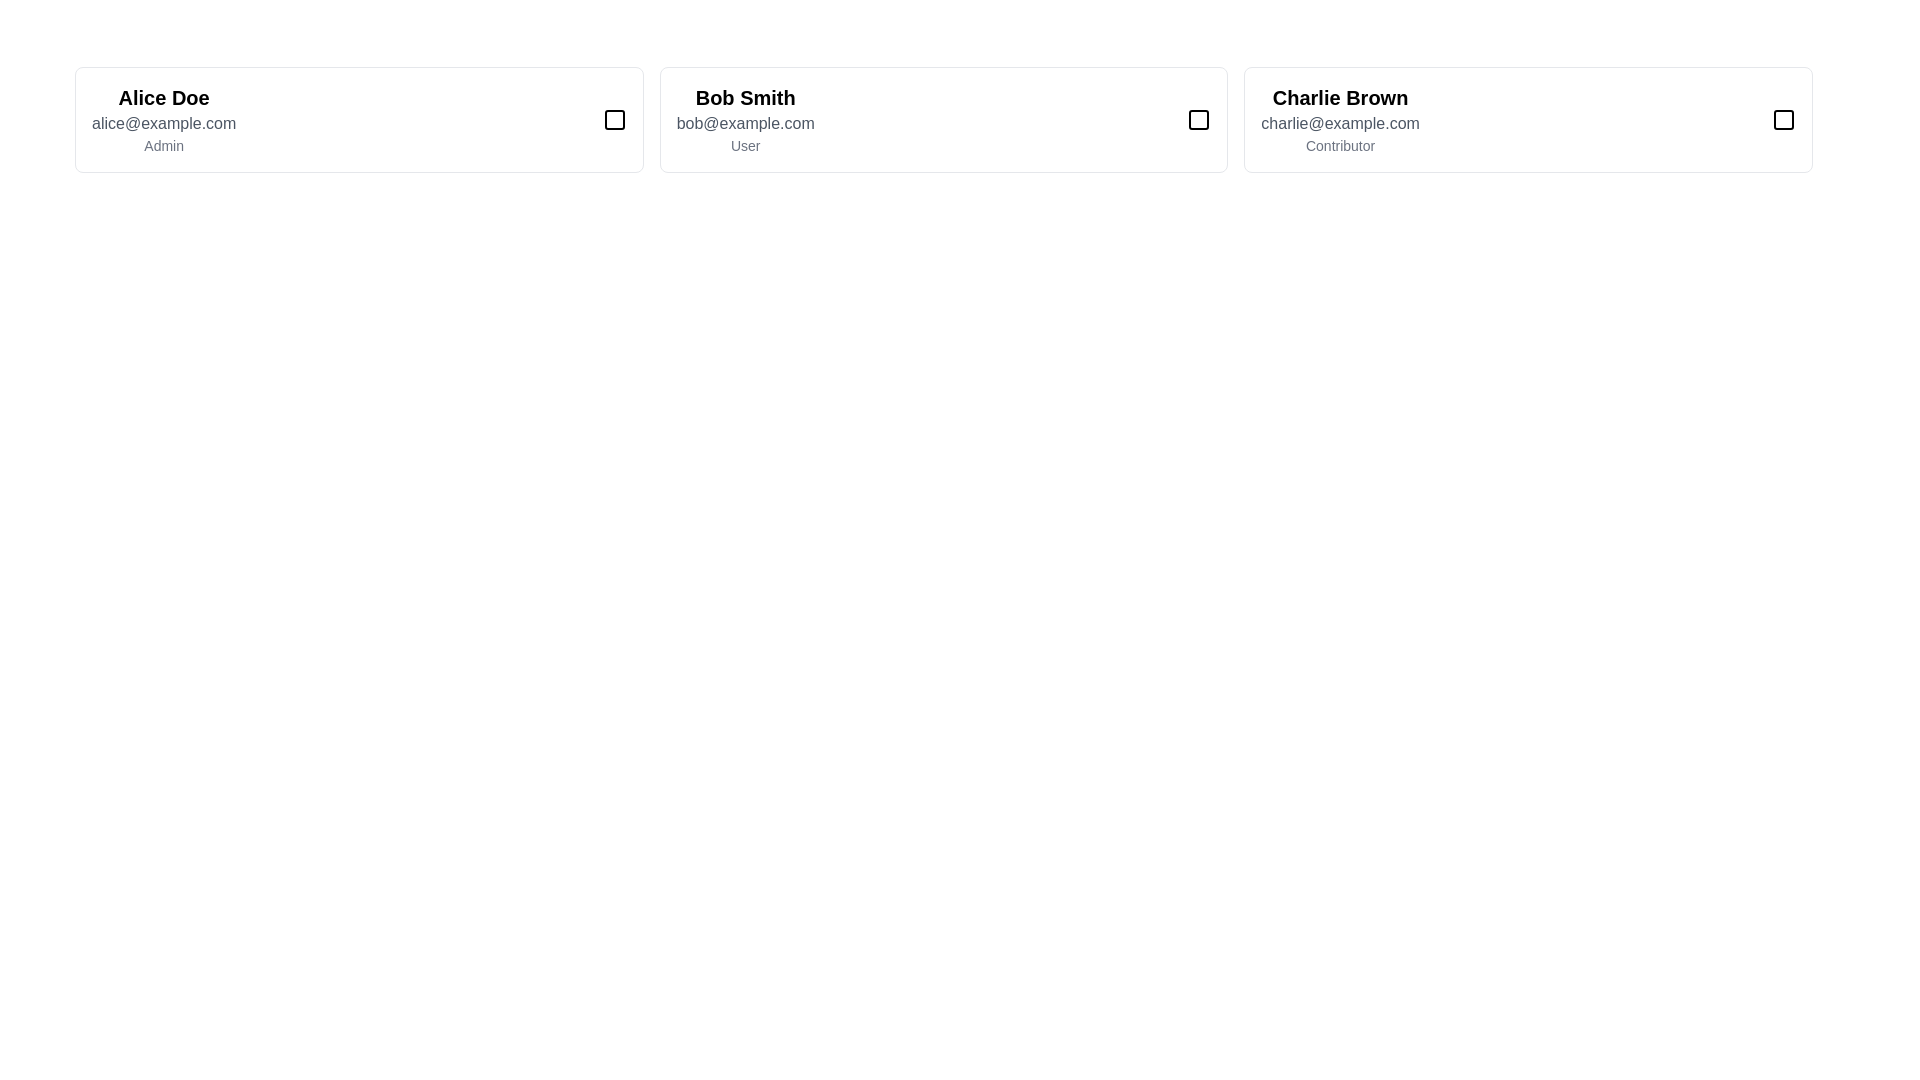  What do you see at coordinates (164, 119) in the screenshot?
I see `the Text Display Block displaying profile information for 'Alice Doe', which includes the name, email 'alice@example.com', and role 'Admin'` at bounding box center [164, 119].